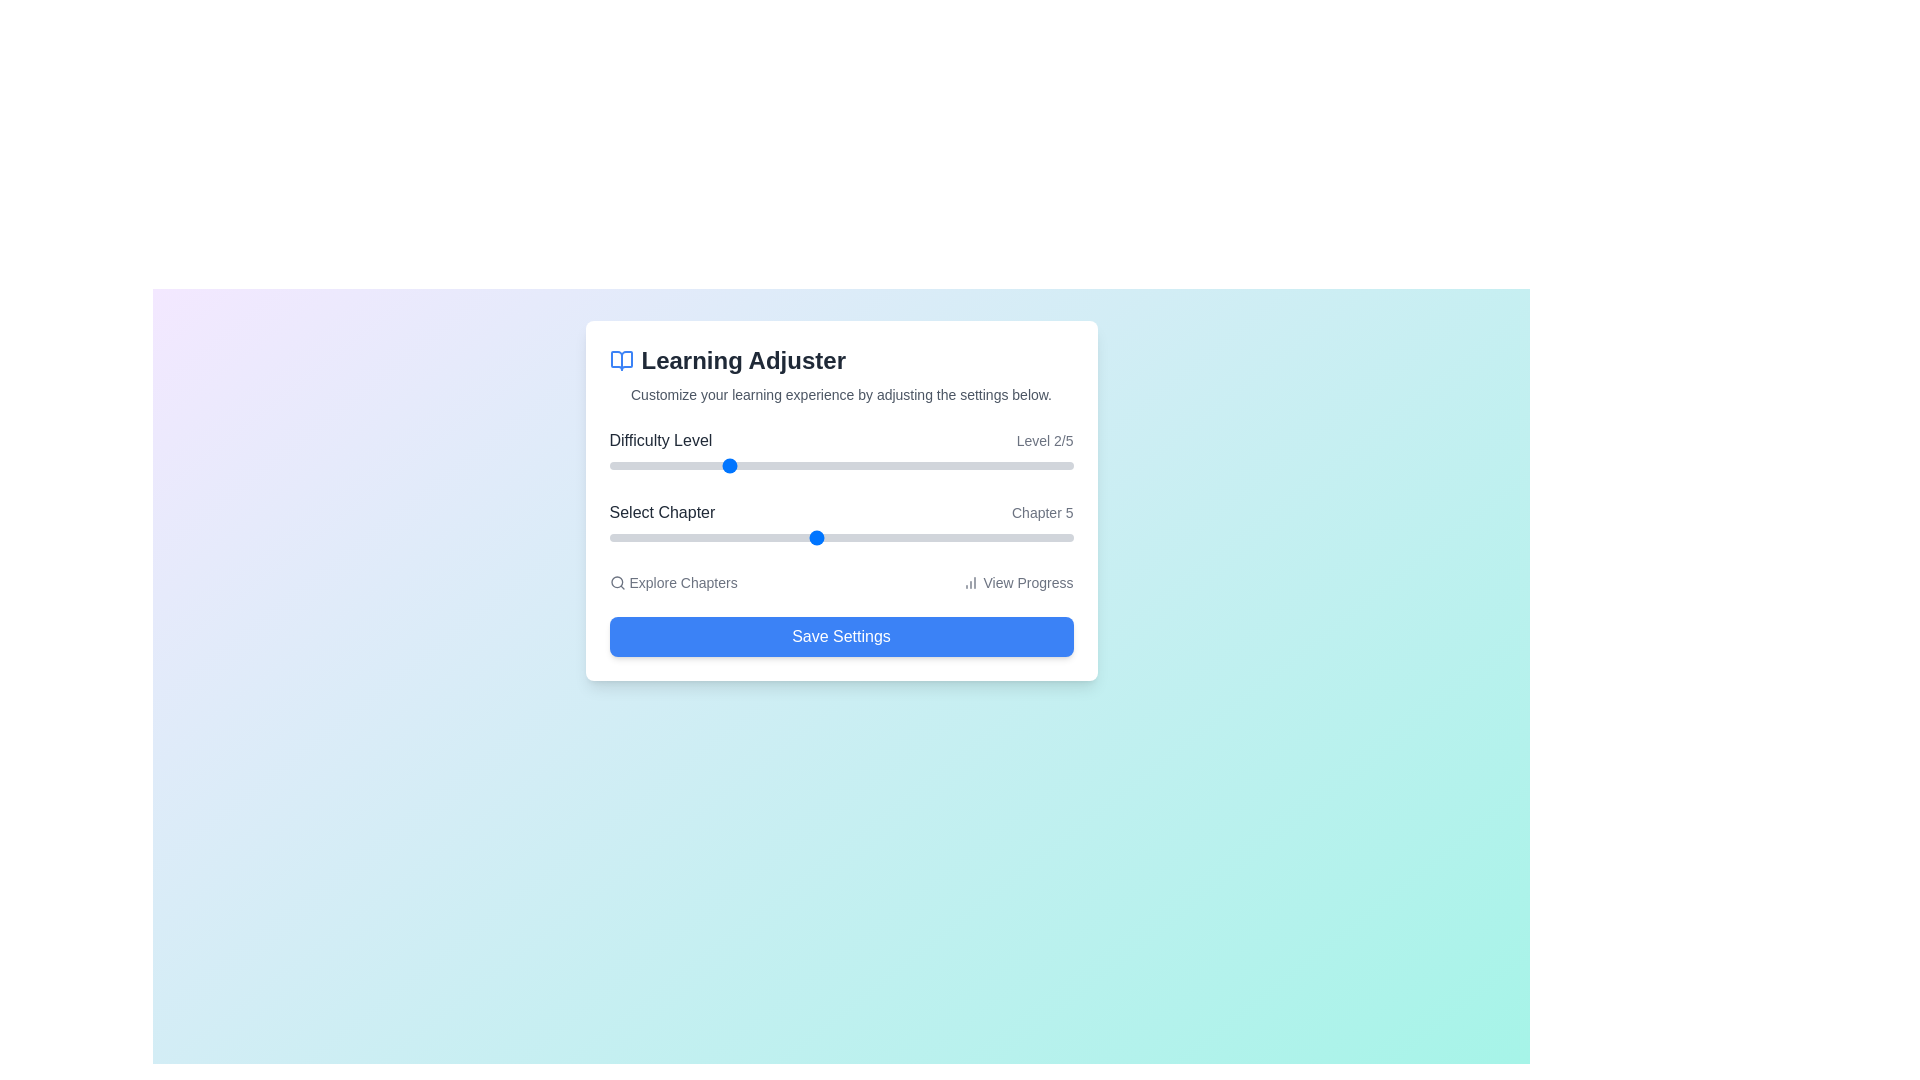 The image size is (1920, 1080). Describe the element at coordinates (763, 536) in the screenshot. I see `the chapter` at that location.